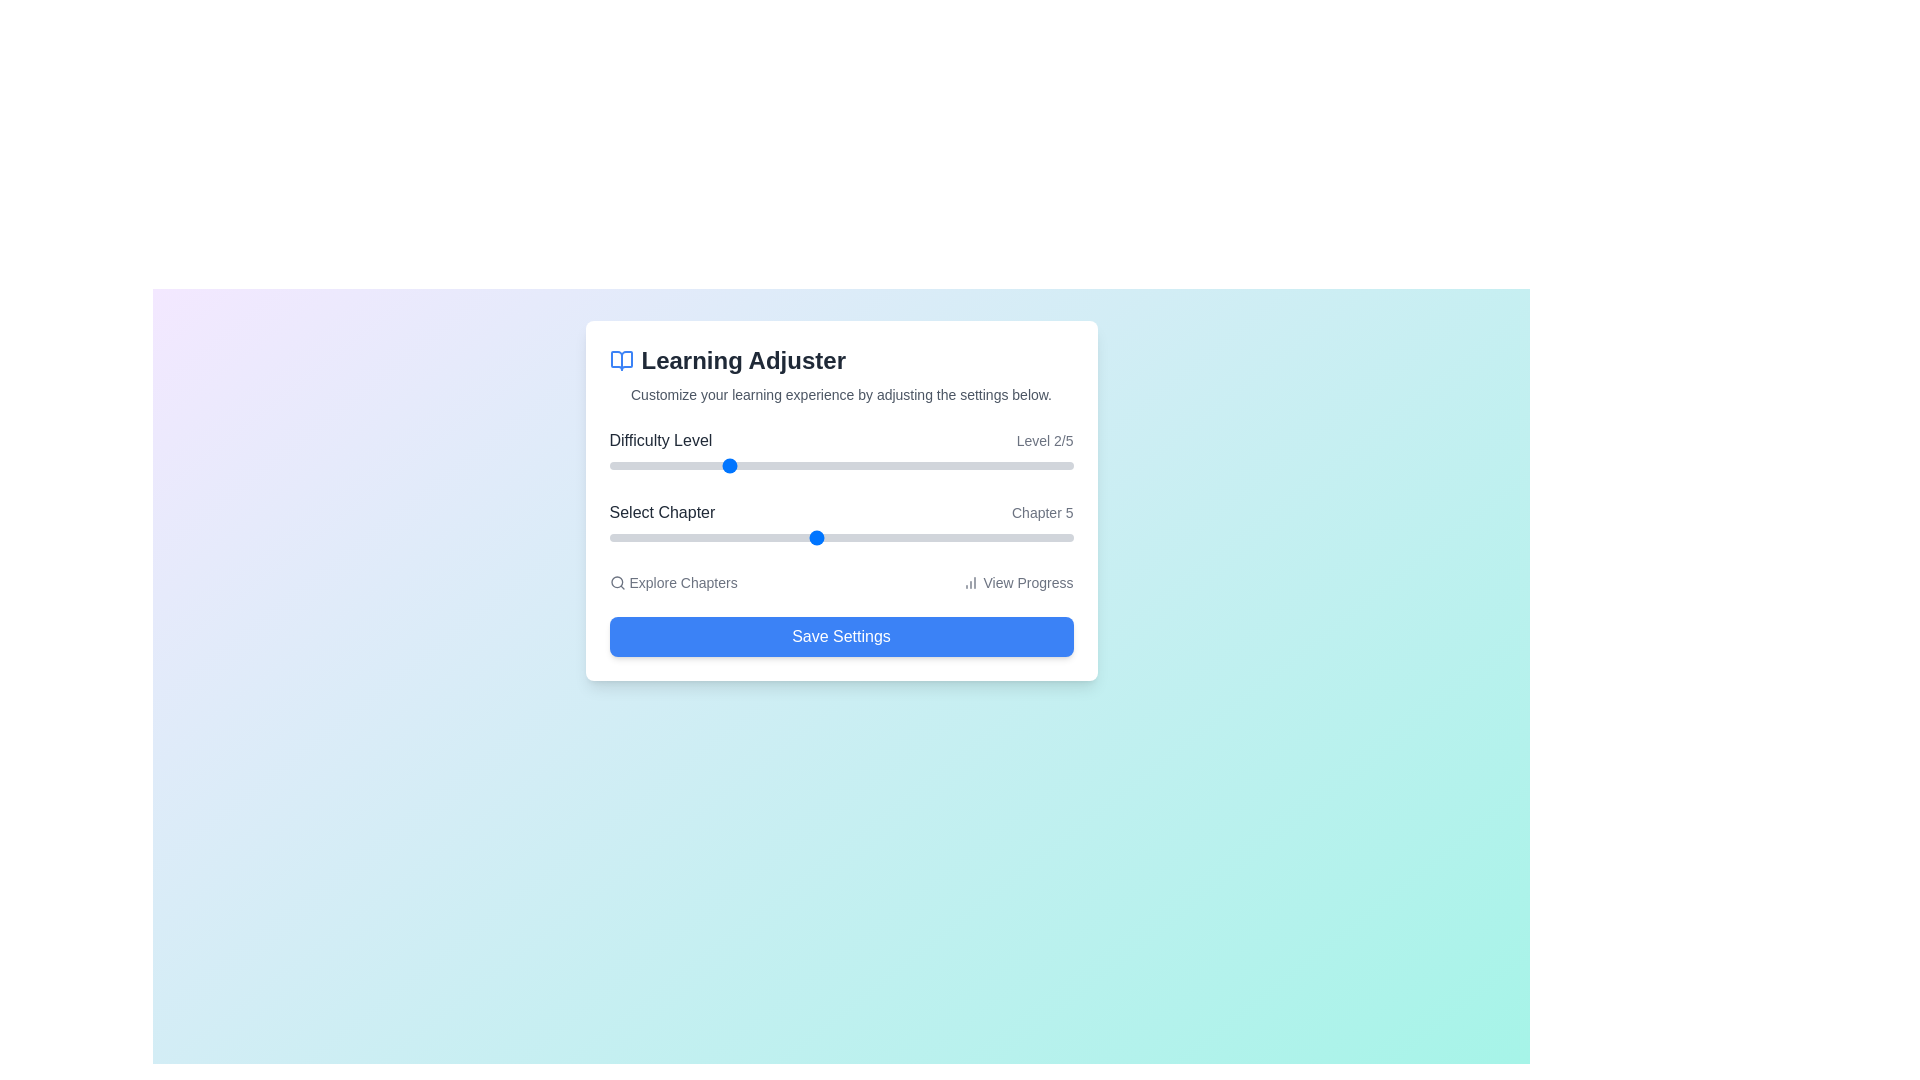 The image size is (1920, 1080). Describe the element at coordinates (763, 536) in the screenshot. I see `the chapter` at that location.